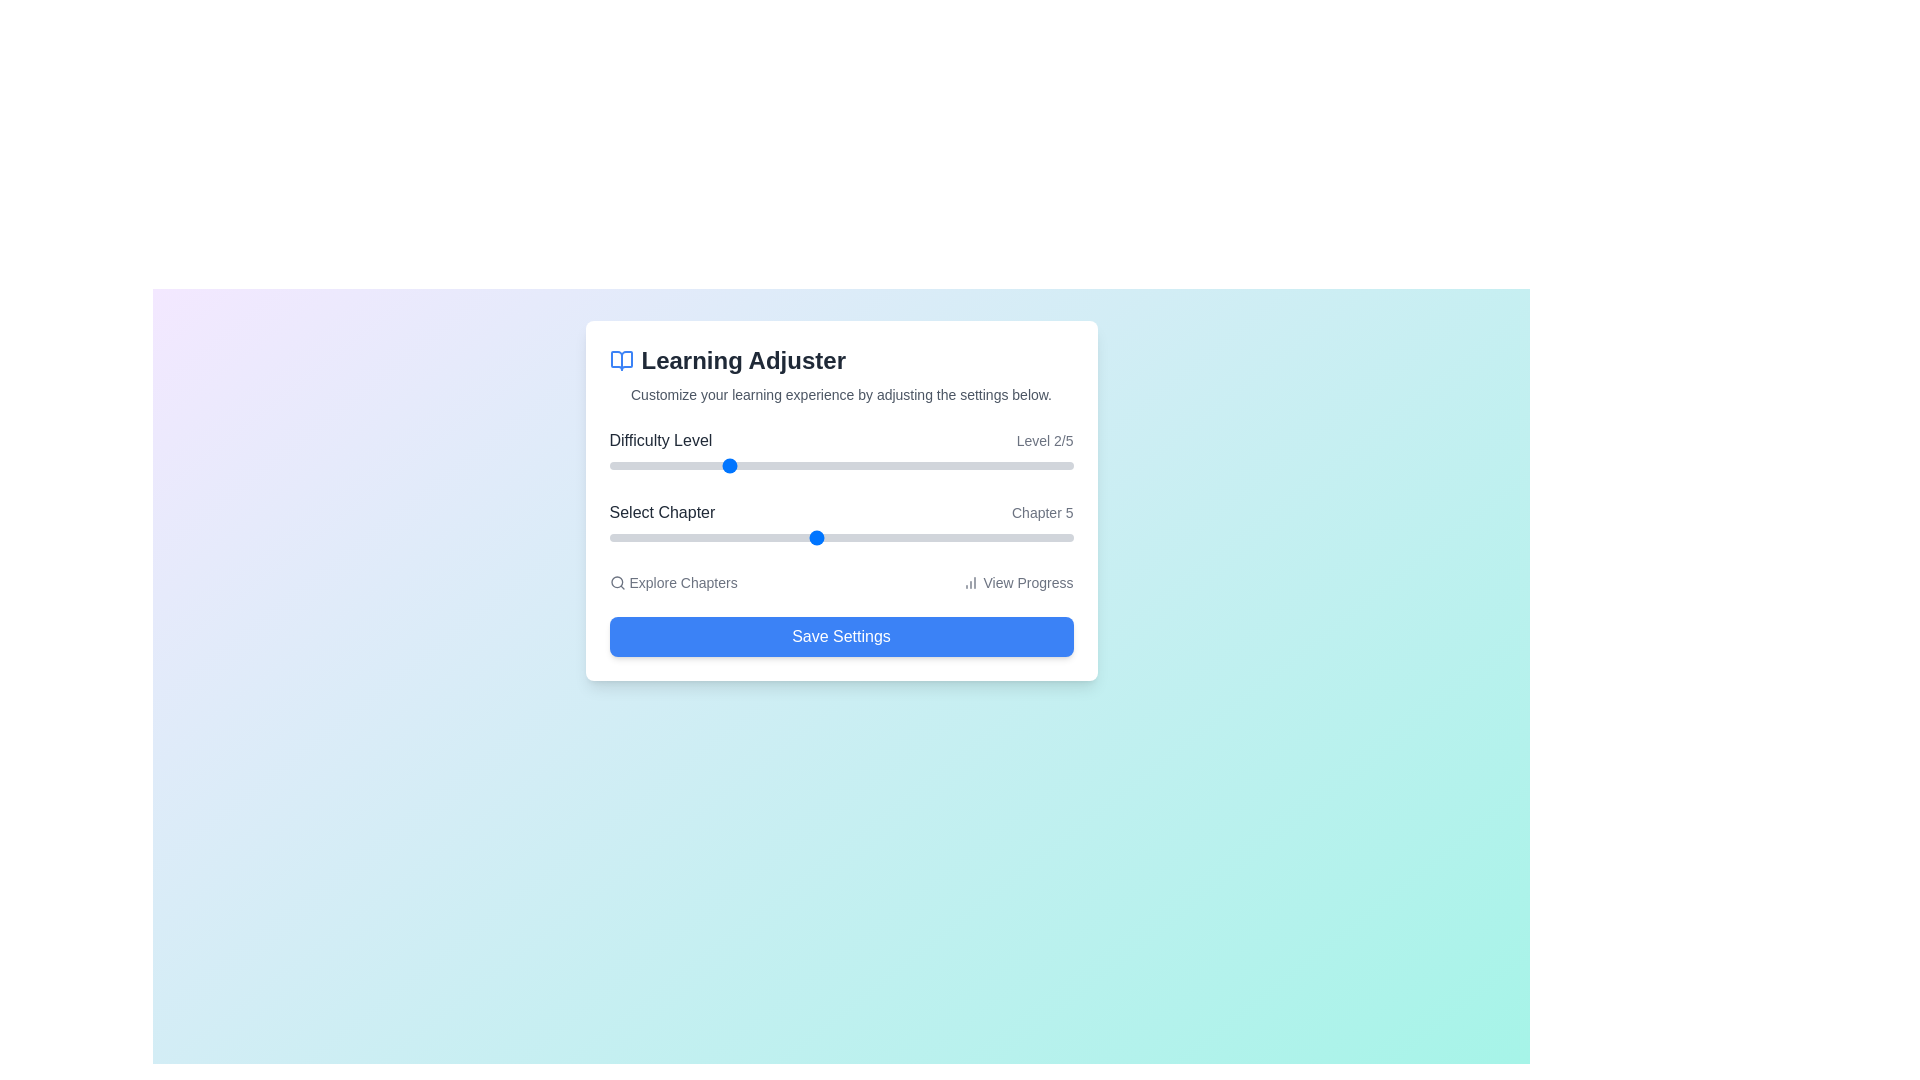 The image size is (1920, 1080). Describe the element at coordinates (763, 536) in the screenshot. I see `the chapter` at that location.